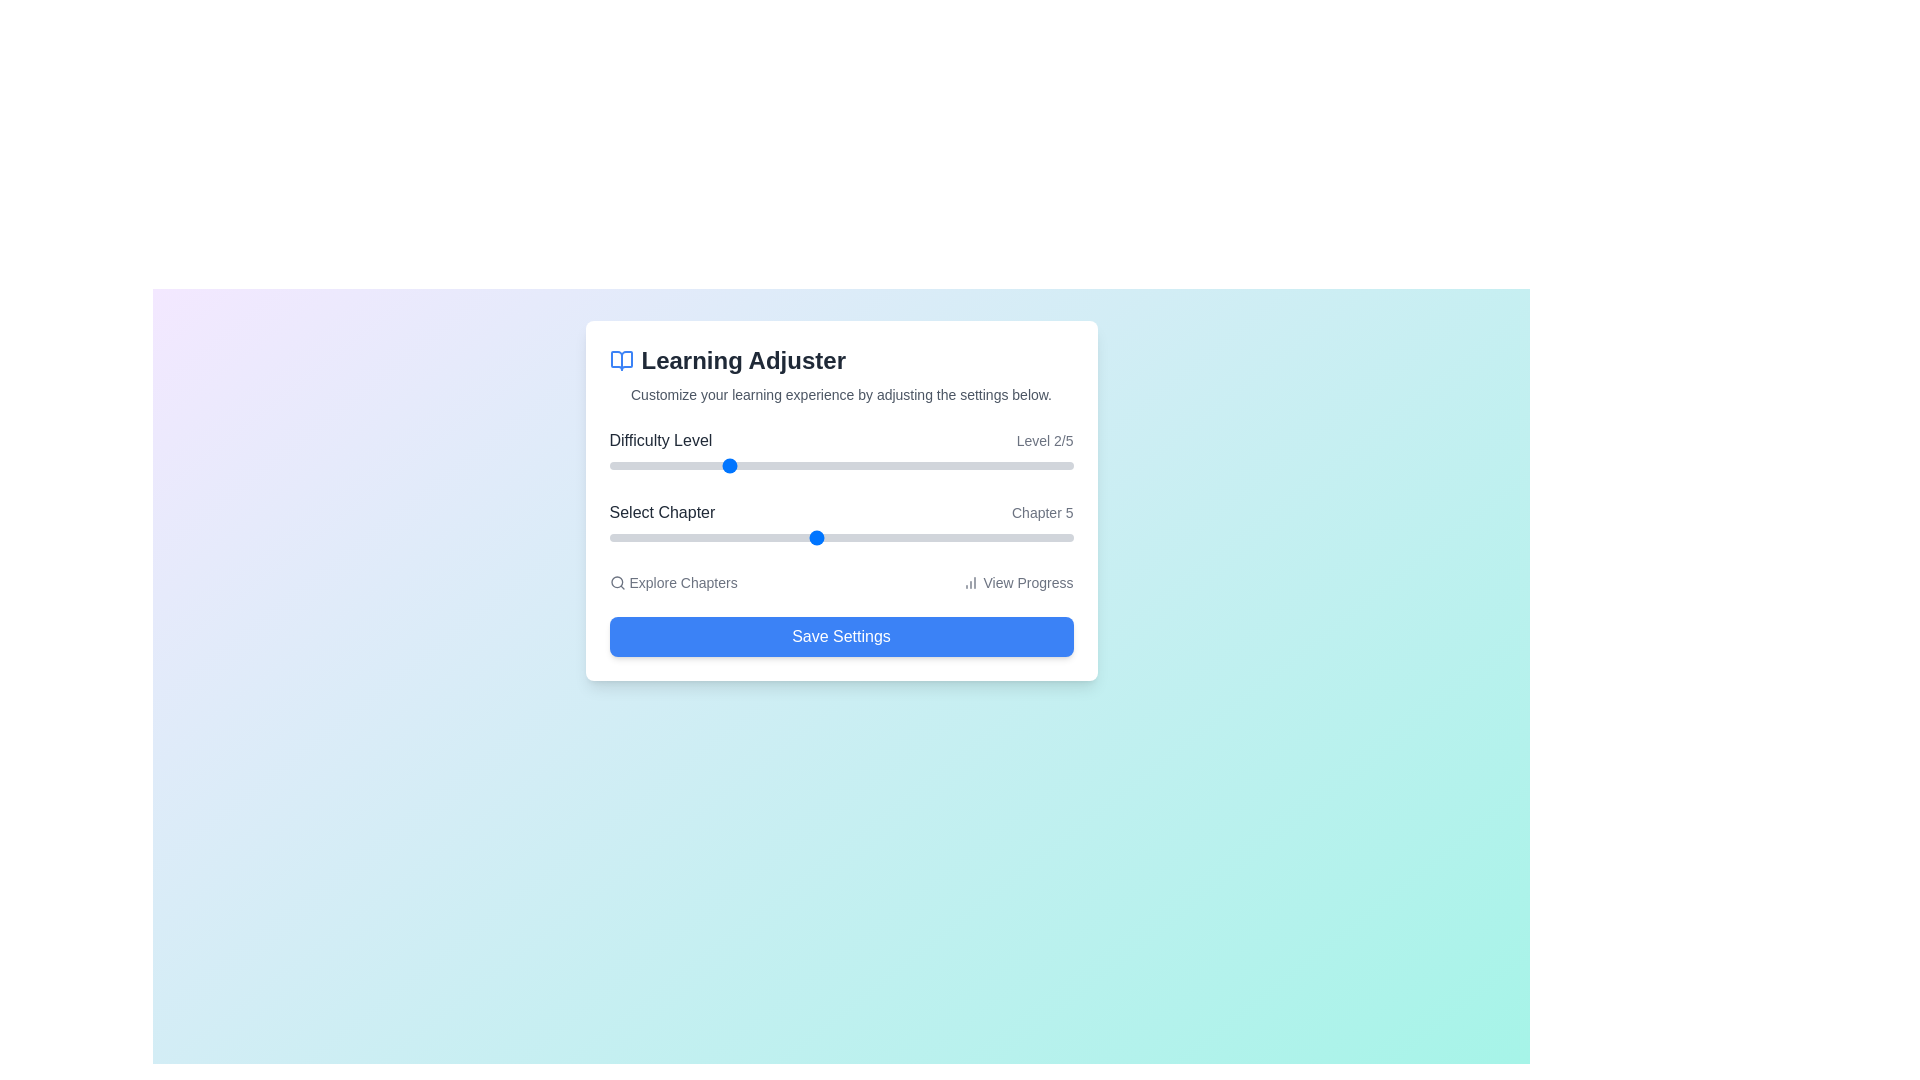 The image size is (1920, 1080). Describe the element at coordinates (763, 536) in the screenshot. I see `the chapter` at that location.